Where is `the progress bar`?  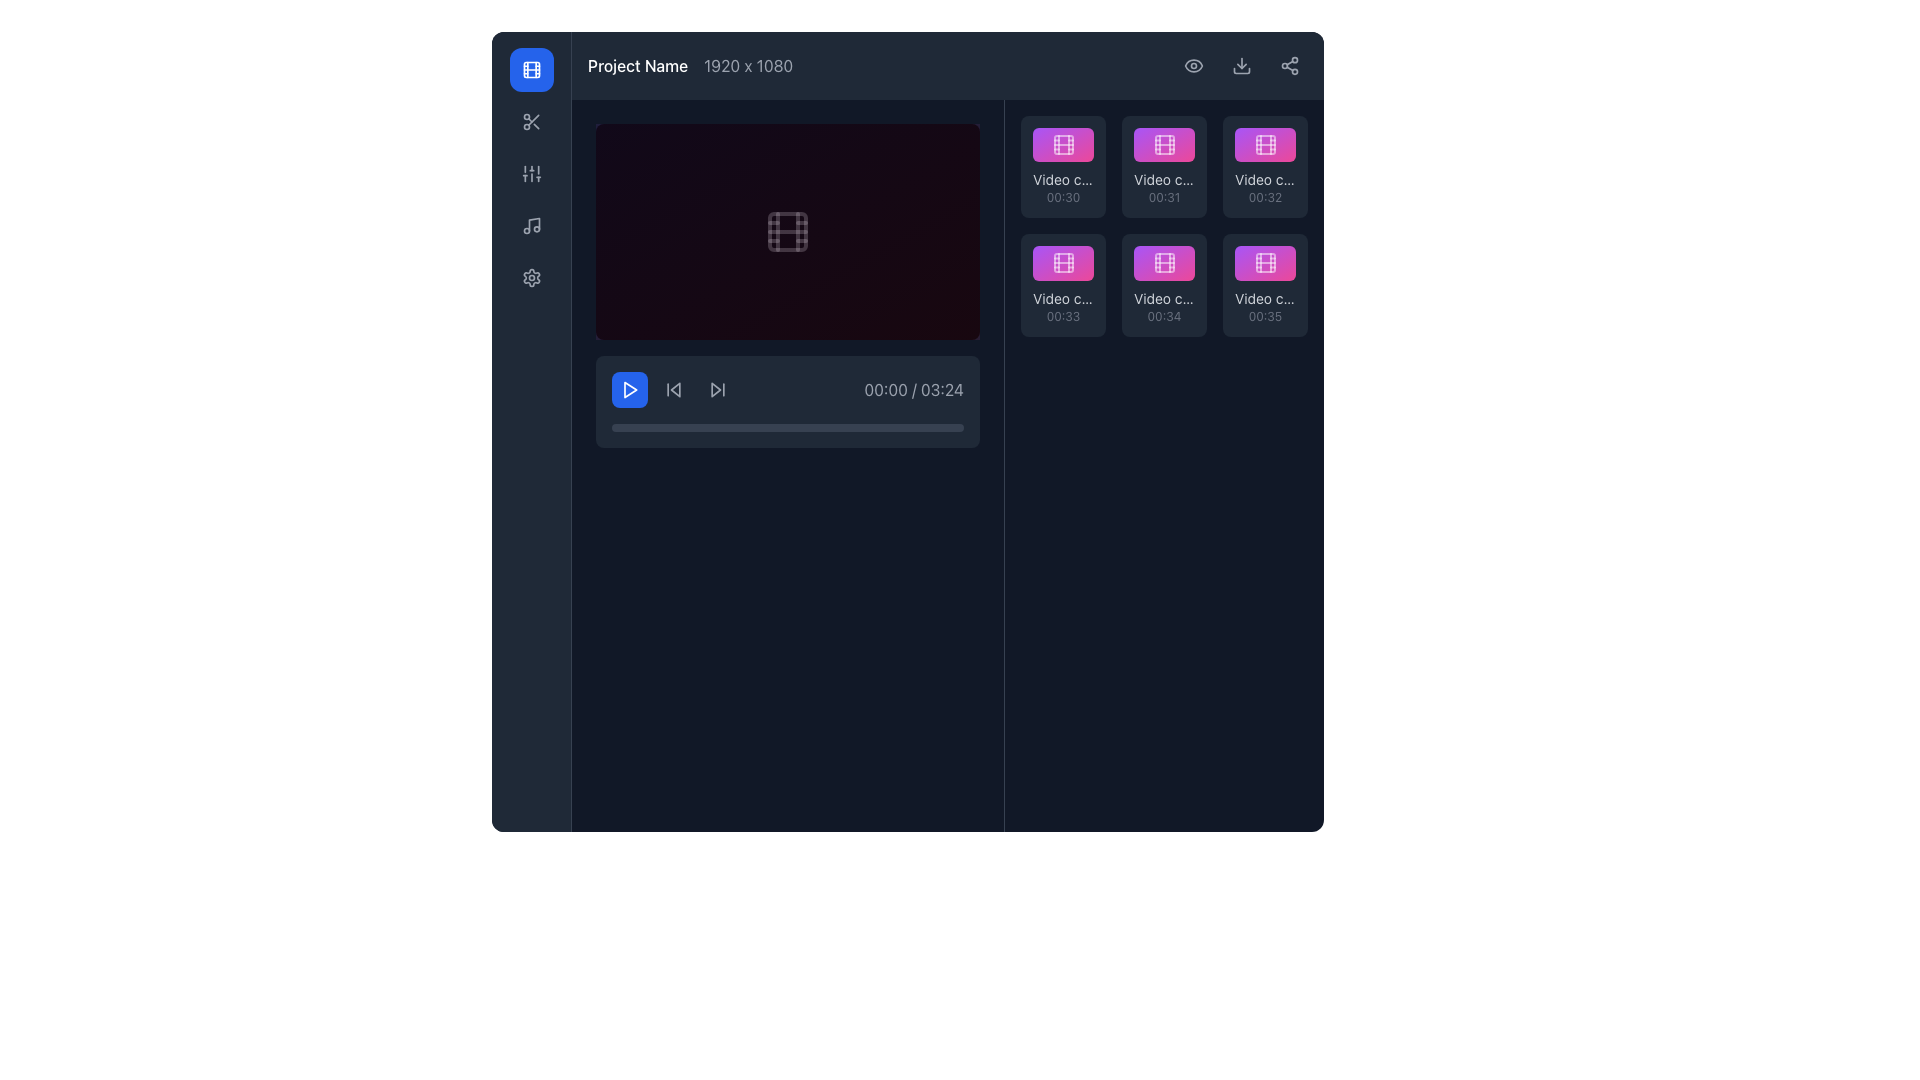 the progress bar is located at coordinates (823, 427).